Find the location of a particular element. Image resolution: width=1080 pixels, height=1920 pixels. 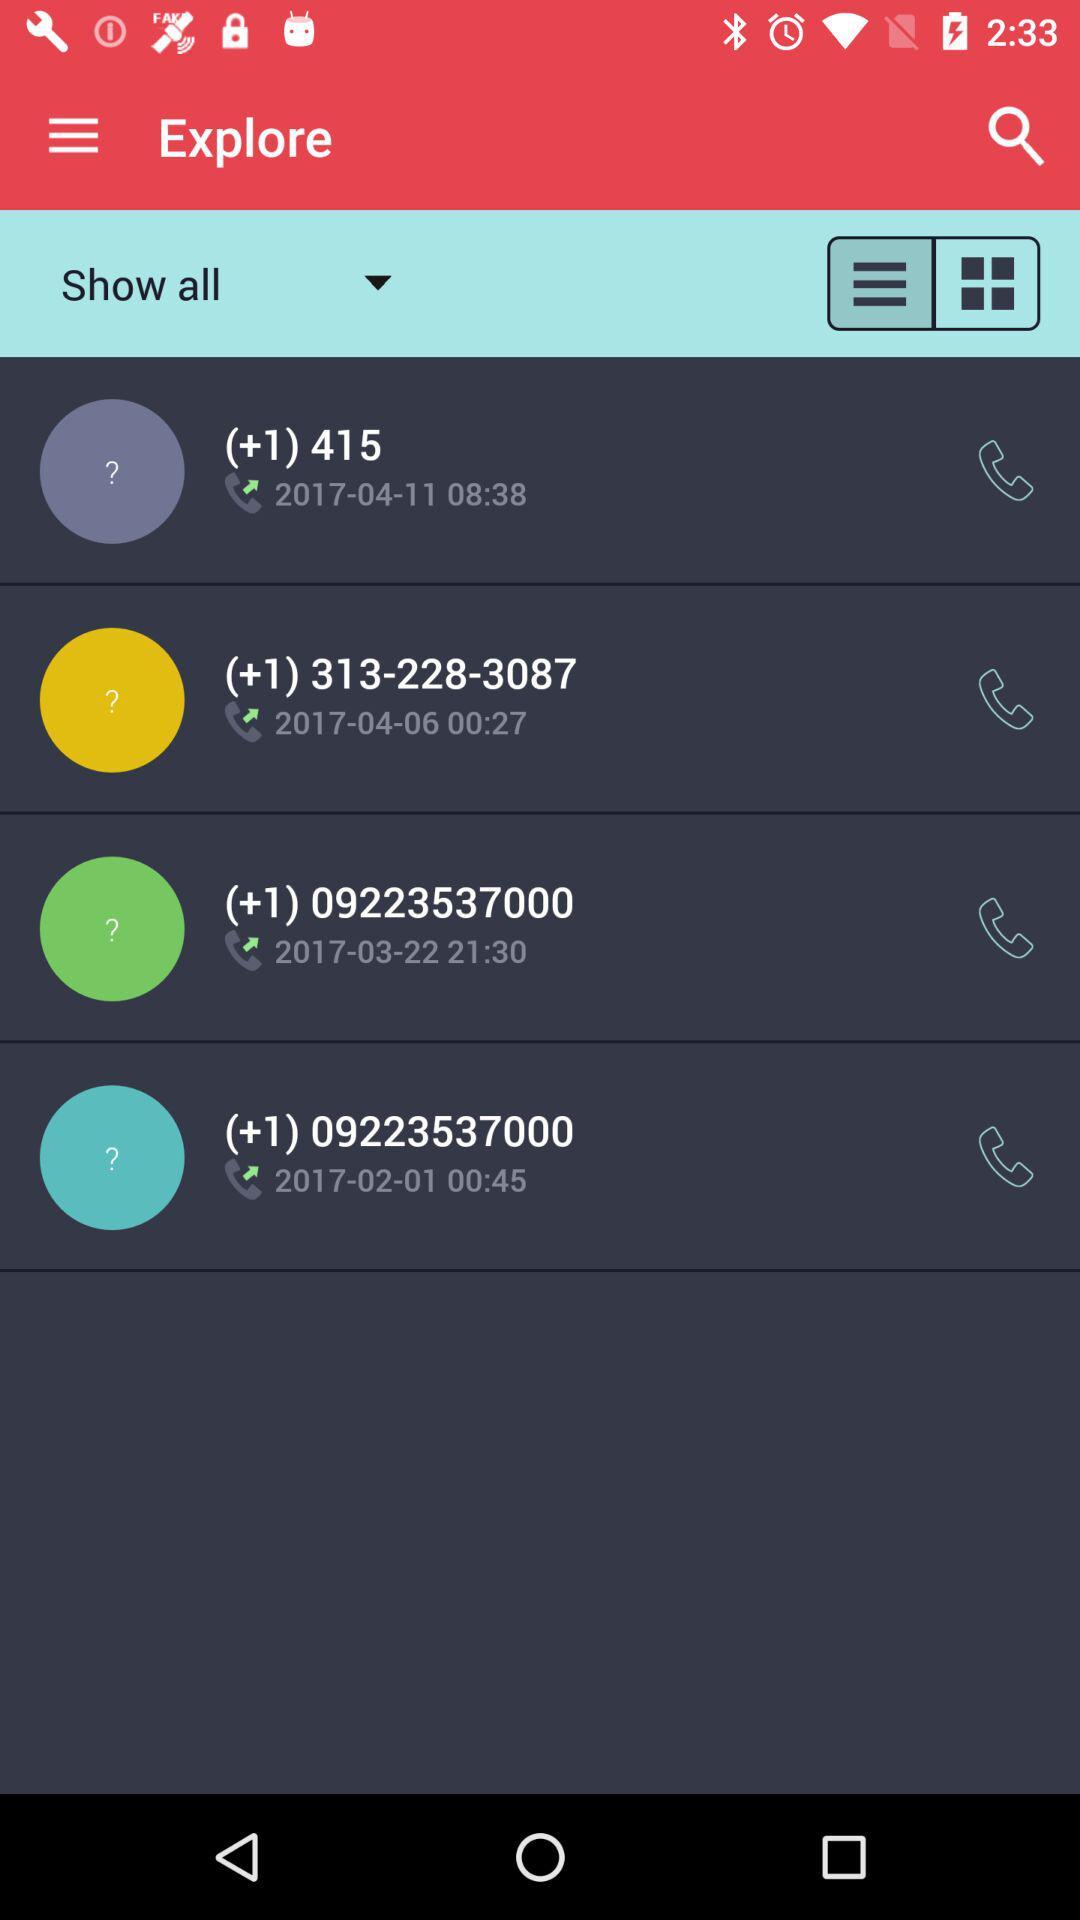

the menu icon is located at coordinates (878, 282).